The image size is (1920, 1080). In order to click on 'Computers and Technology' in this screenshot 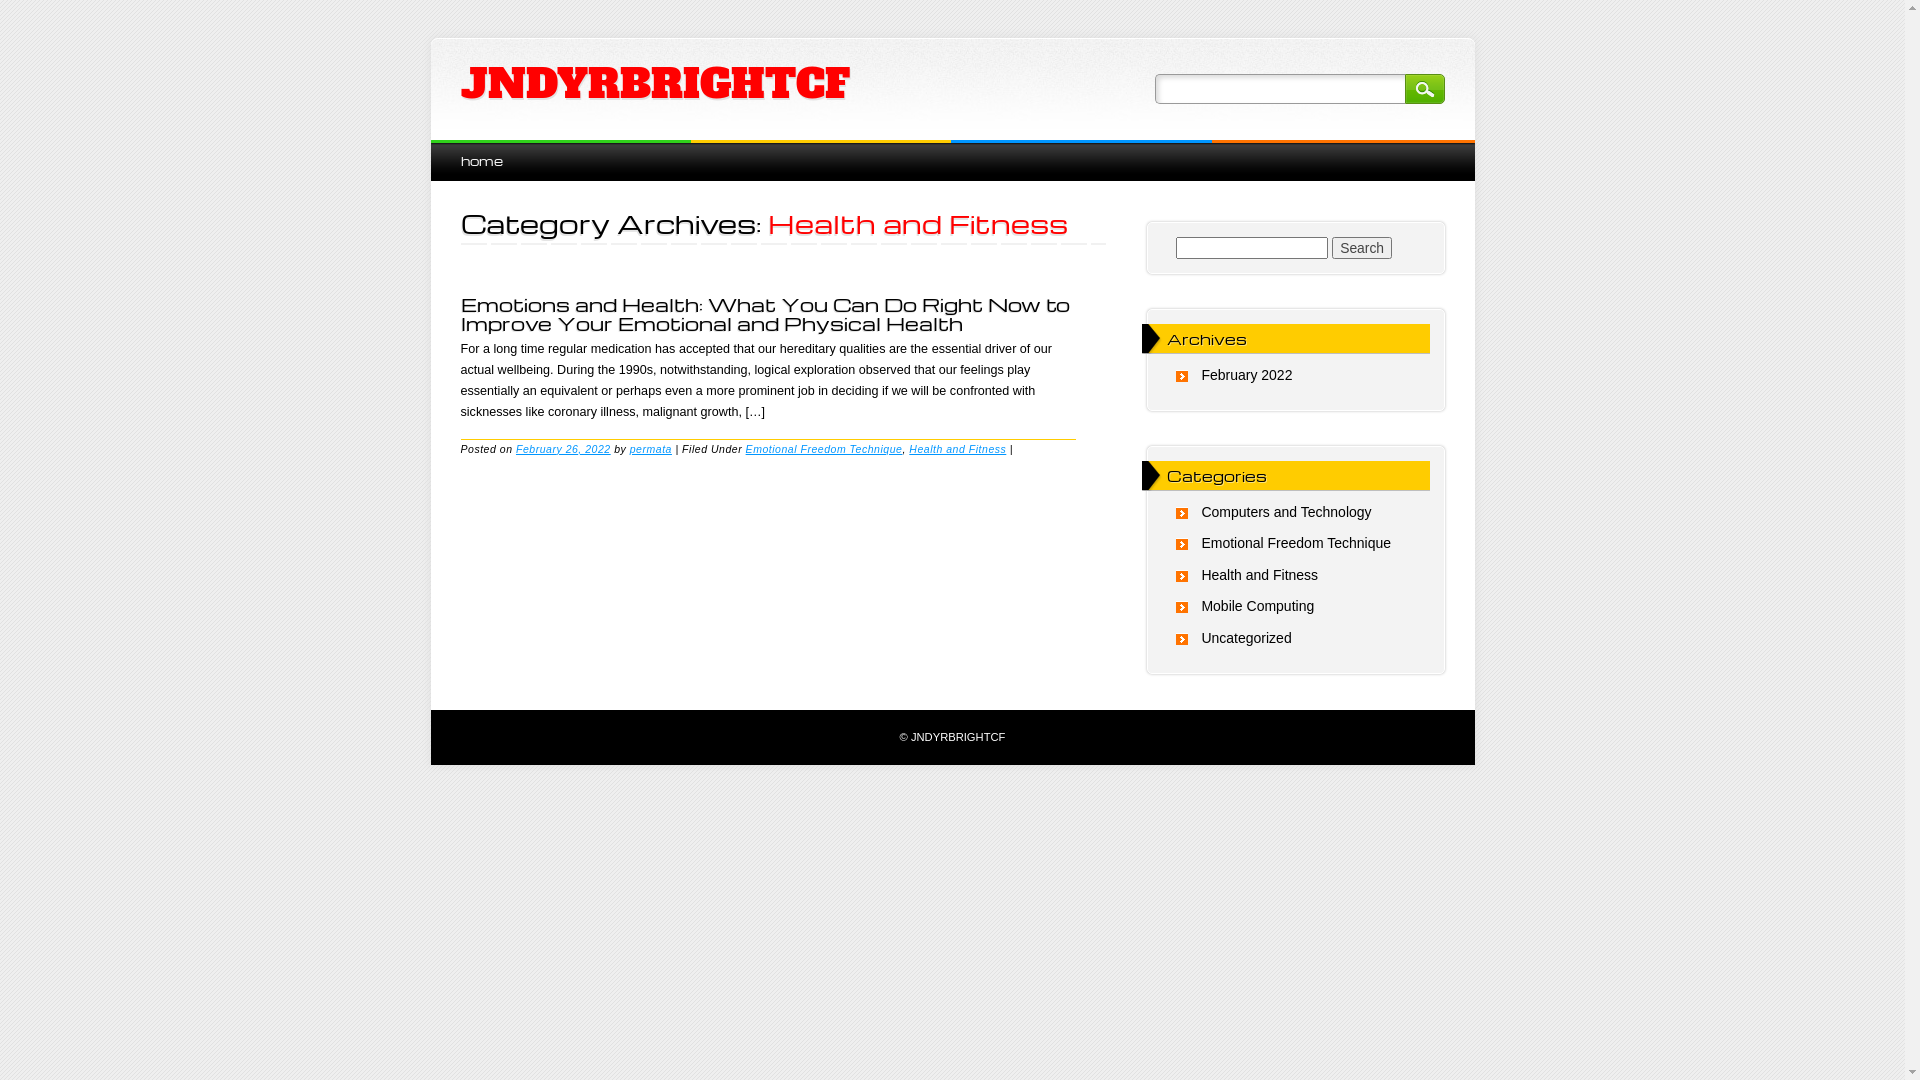, I will do `click(1286, 511)`.